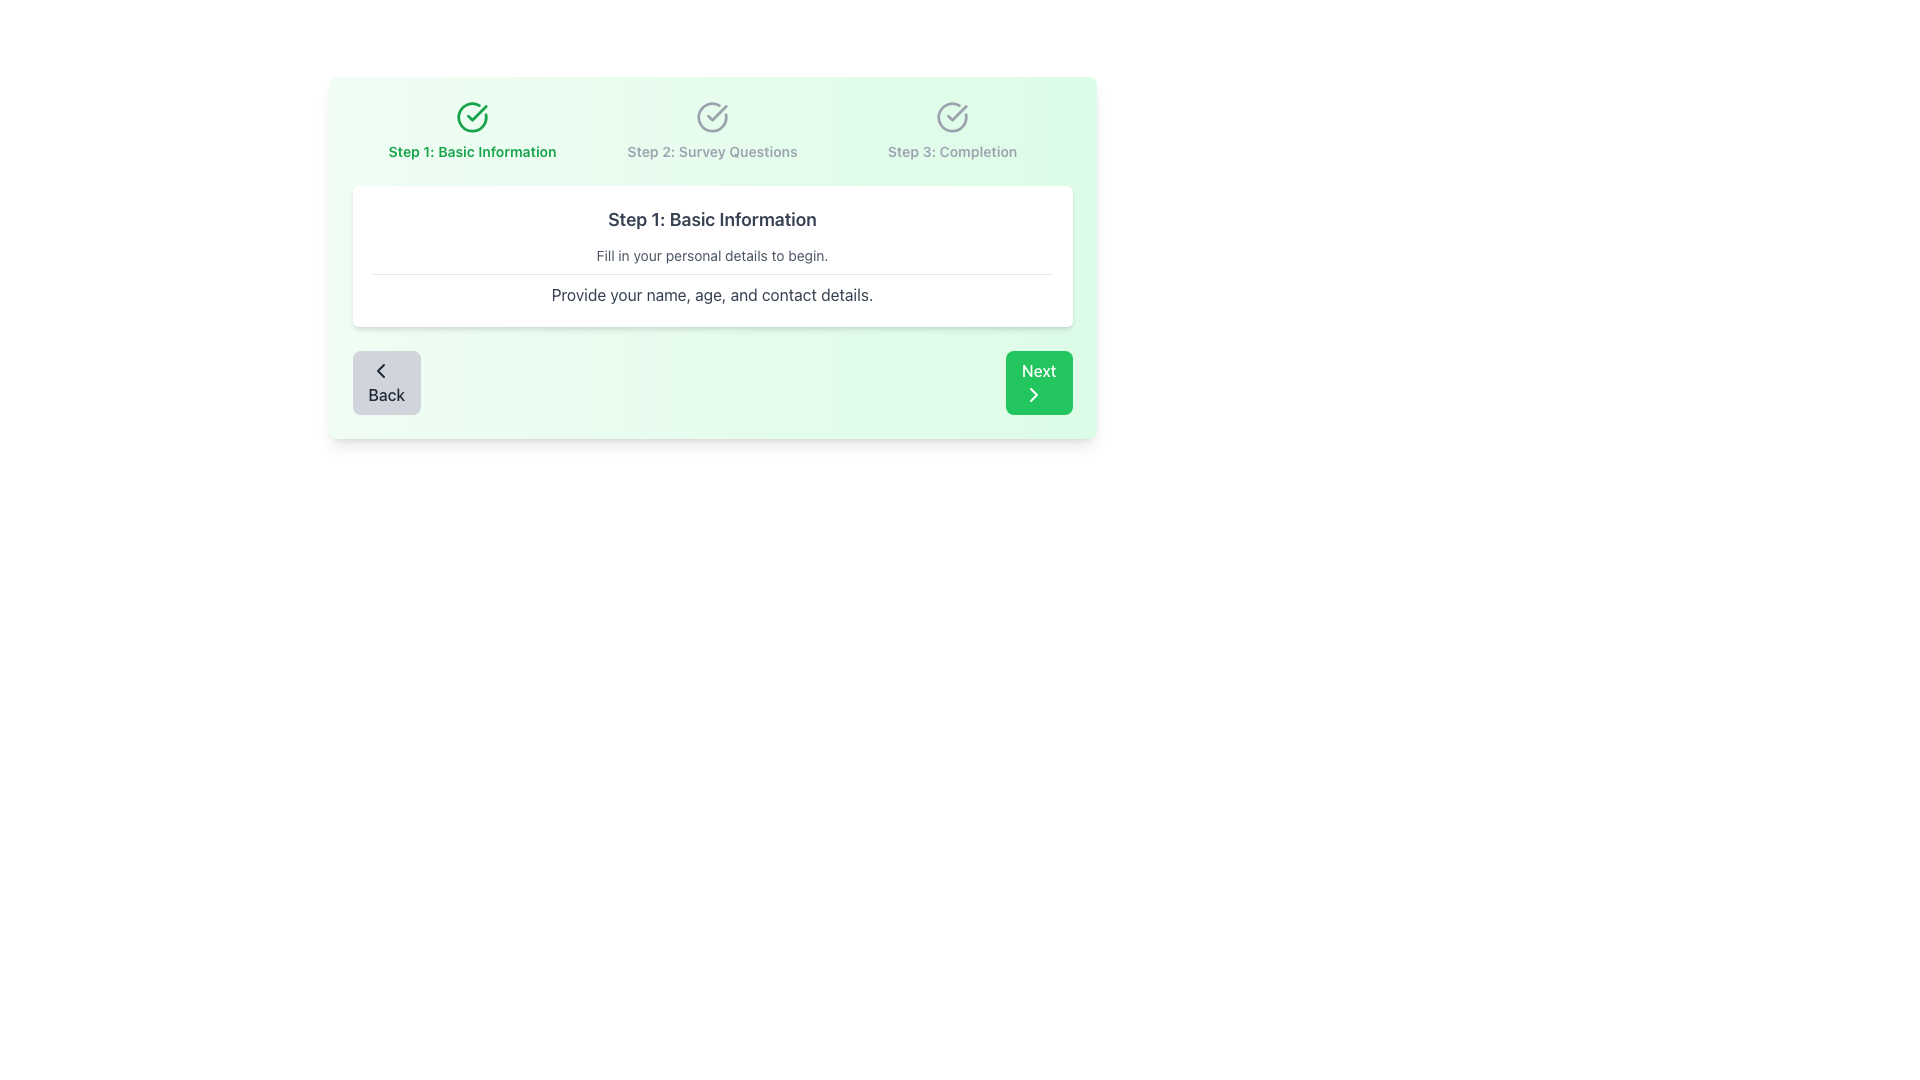  Describe the element at coordinates (471, 131) in the screenshot. I see `the green text label displaying 'Step 1: Basic Information' with a checkmark icon above it, which is the first step in the horizontal progression bar located on the left side` at that location.